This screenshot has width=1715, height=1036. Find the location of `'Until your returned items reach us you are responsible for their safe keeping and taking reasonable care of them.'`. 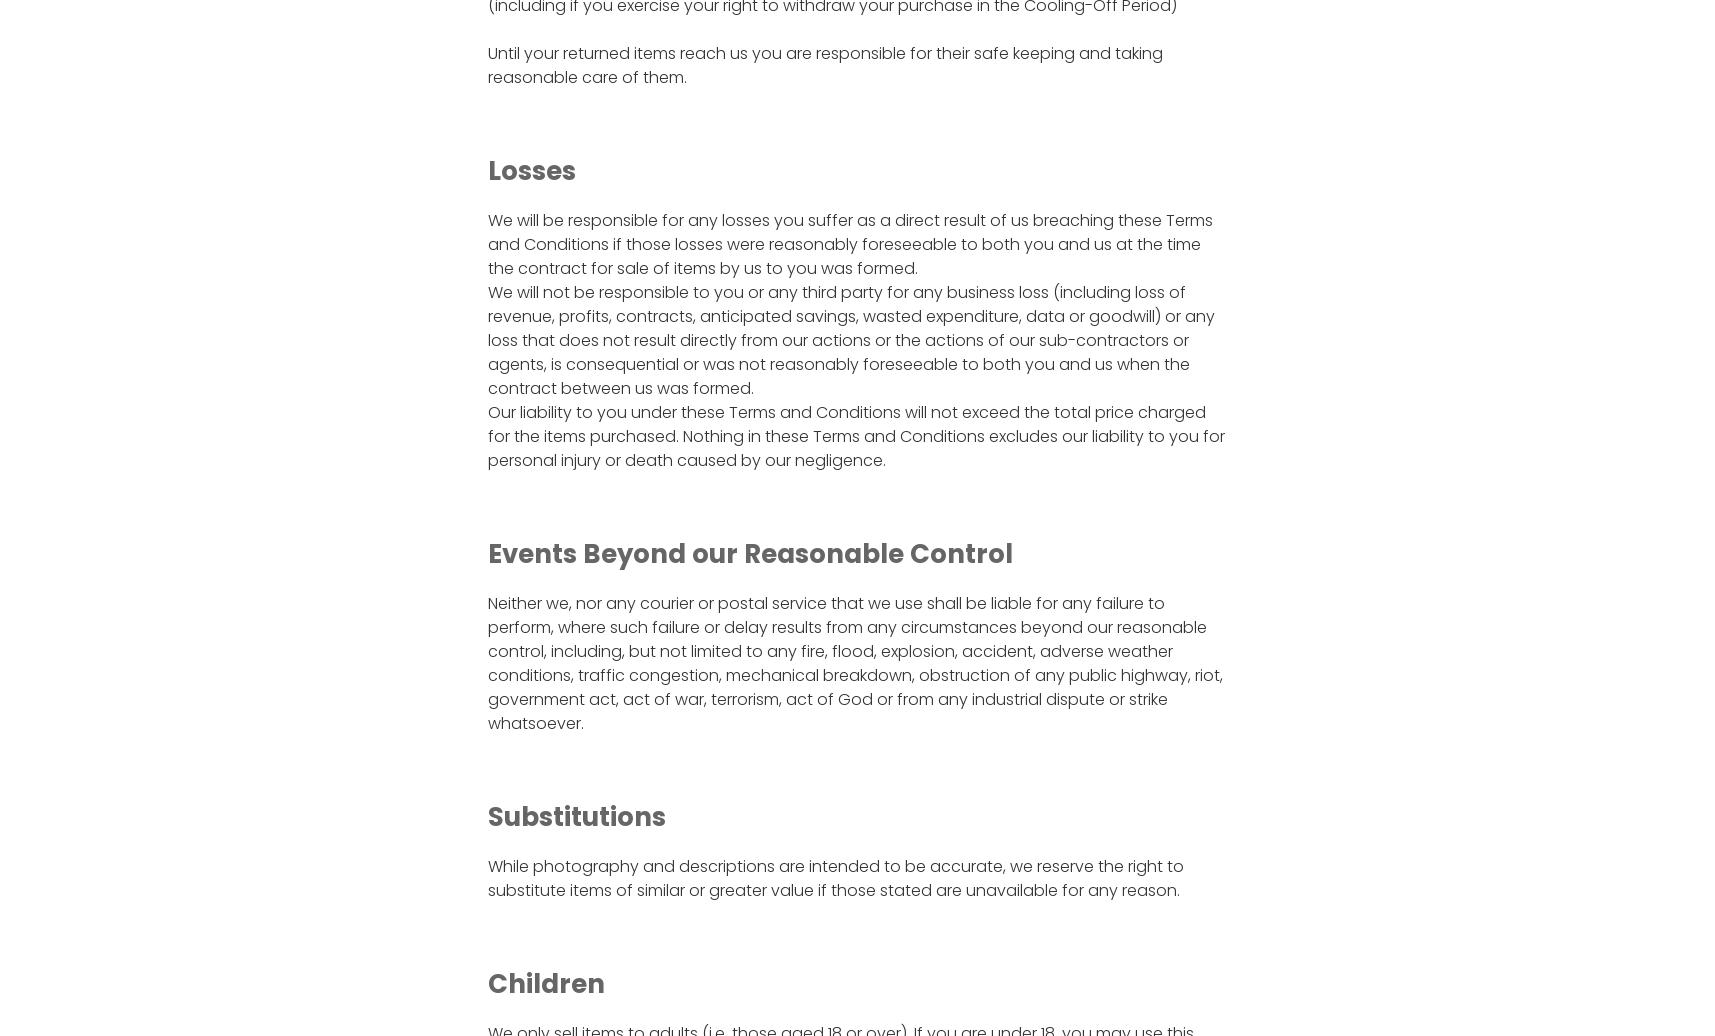

'Until your returned items reach us you are responsible for their safe keeping and taking reasonable care of them.' is located at coordinates (823, 64).